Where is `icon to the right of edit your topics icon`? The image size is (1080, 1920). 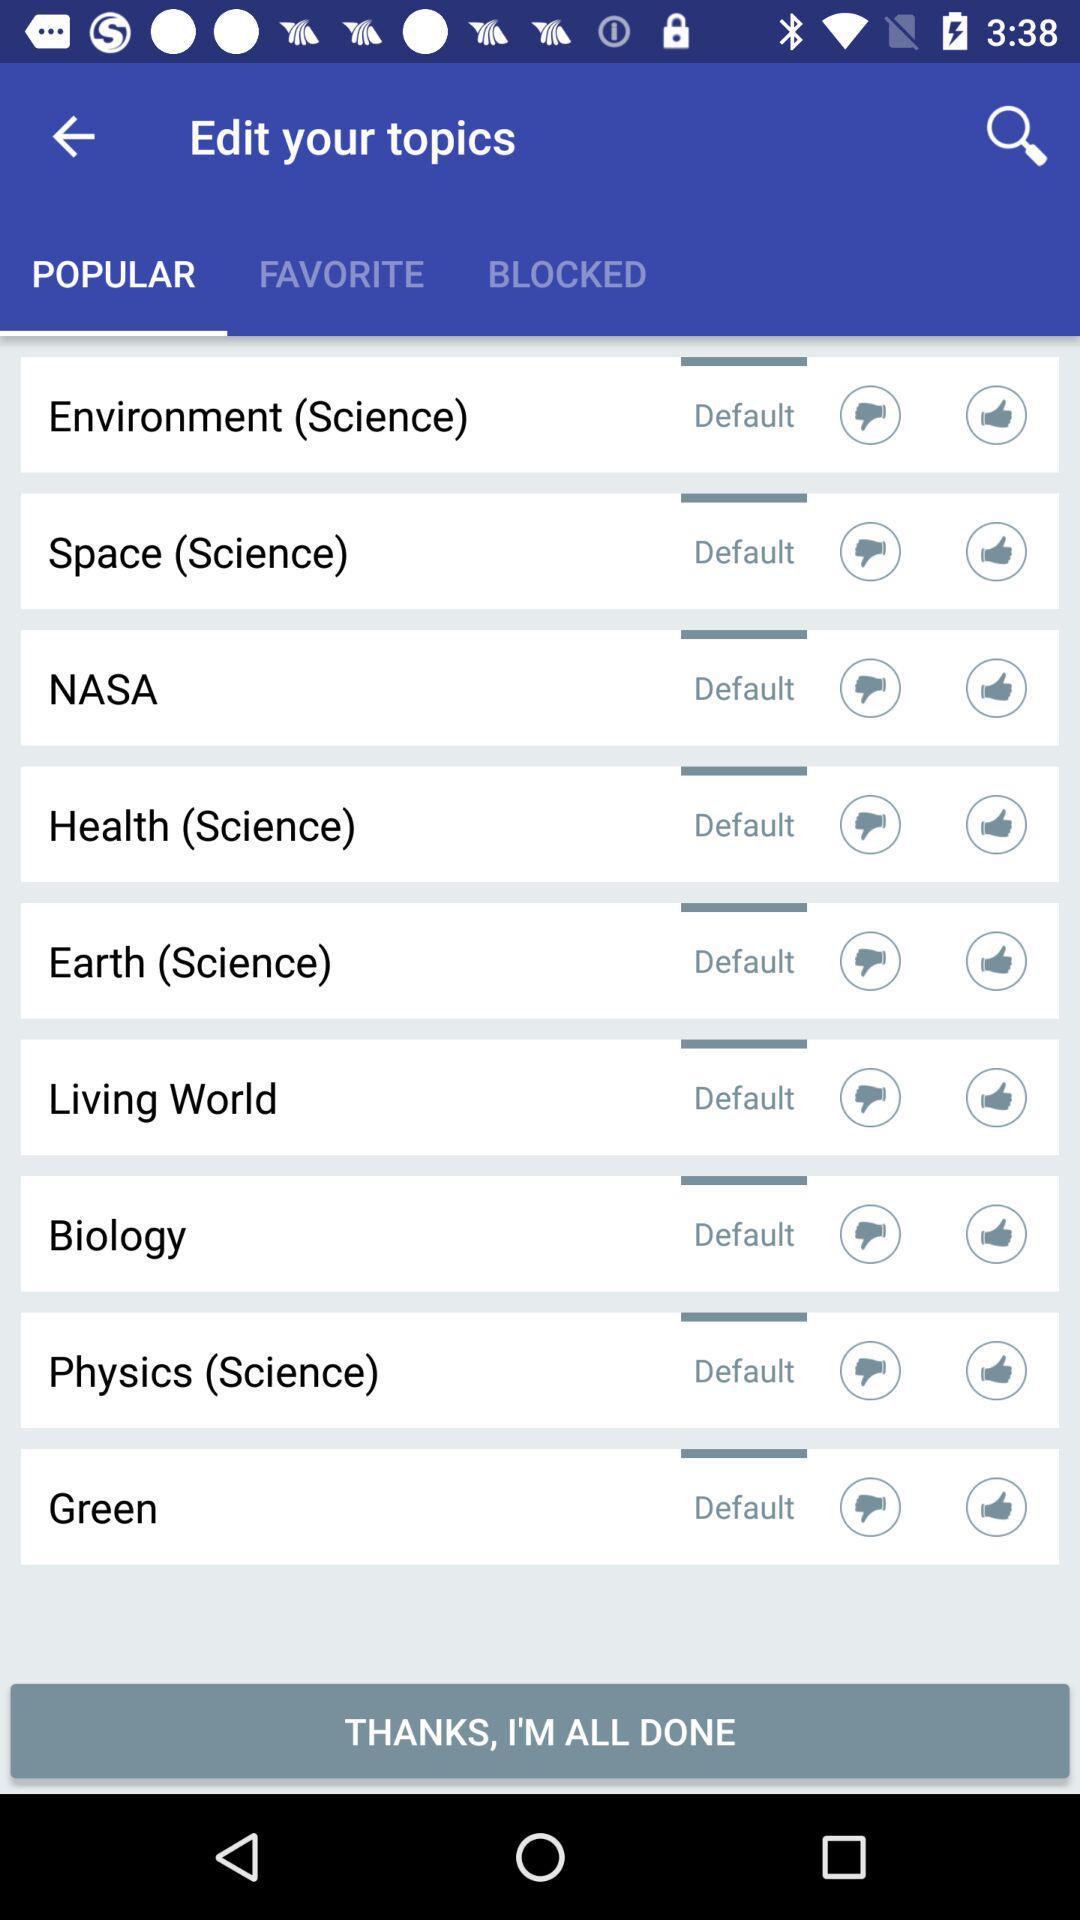 icon to the right of edit your topics icon is located at coordinates (1017, 135).